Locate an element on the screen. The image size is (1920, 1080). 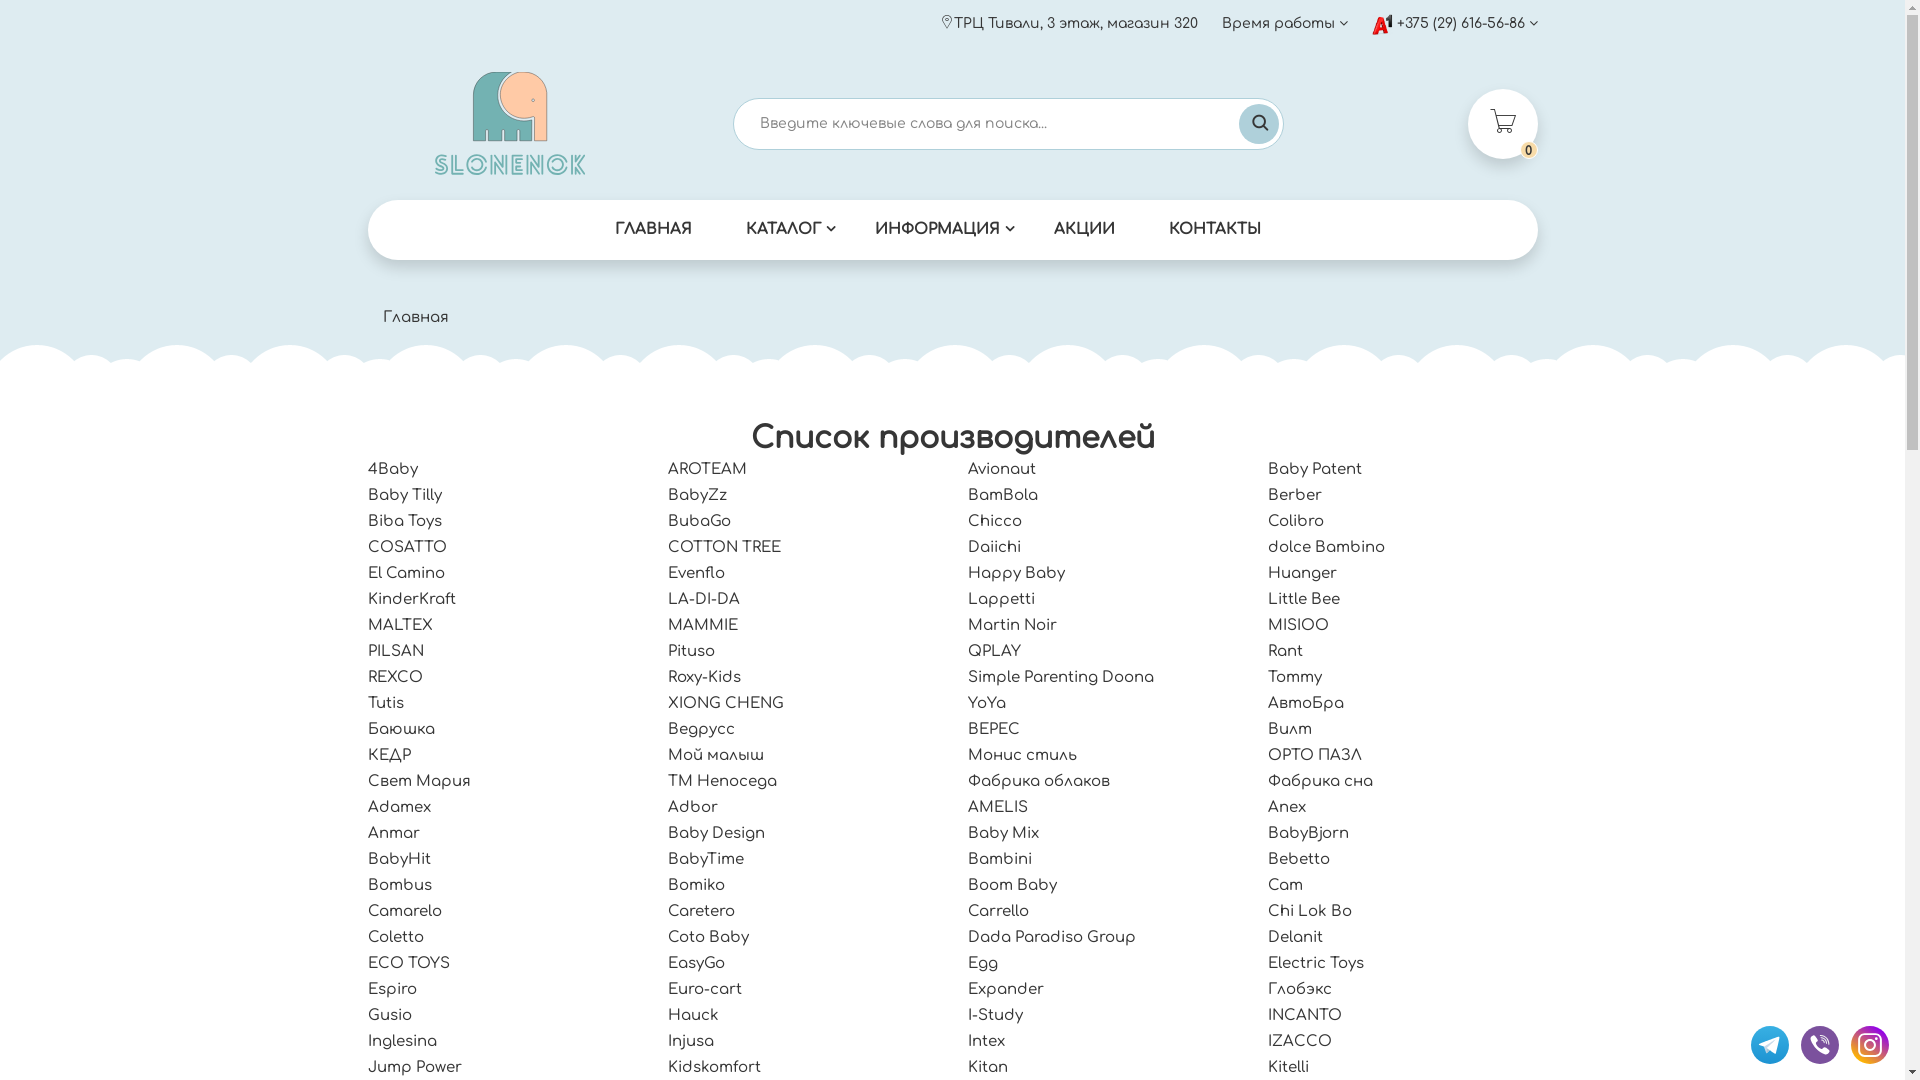
'Rant' is located at coordinates (1266, 651).